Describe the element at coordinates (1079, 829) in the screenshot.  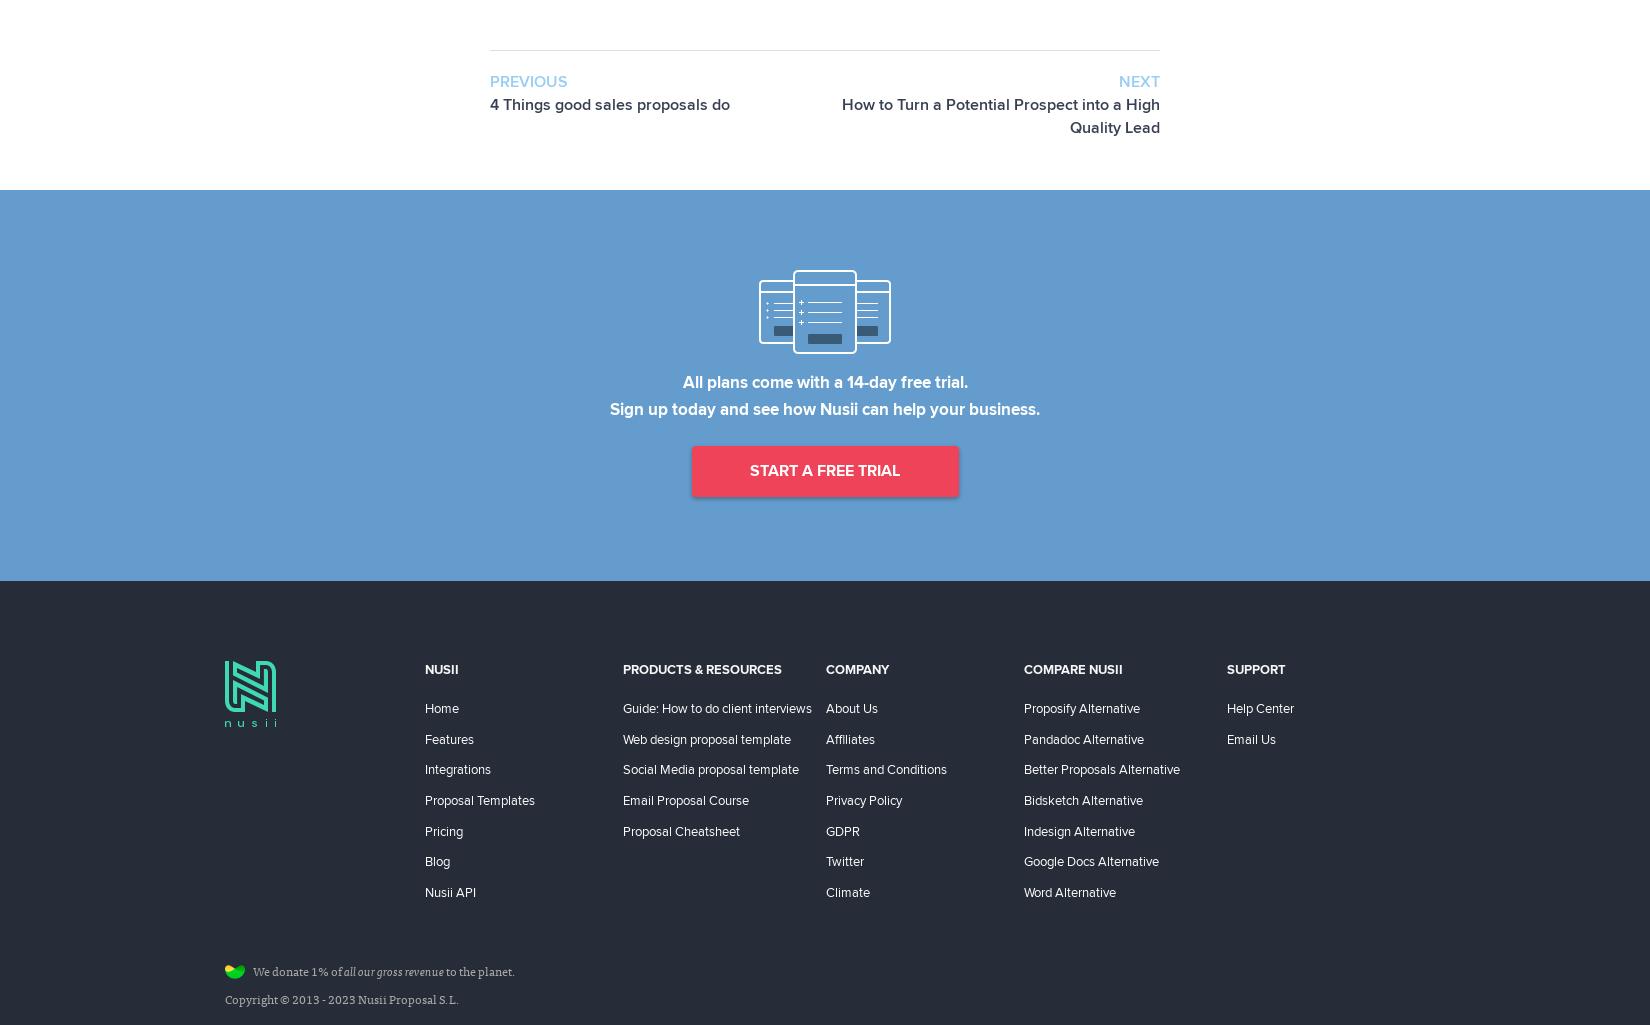
I see `'Indesign Alternative'` at that location.